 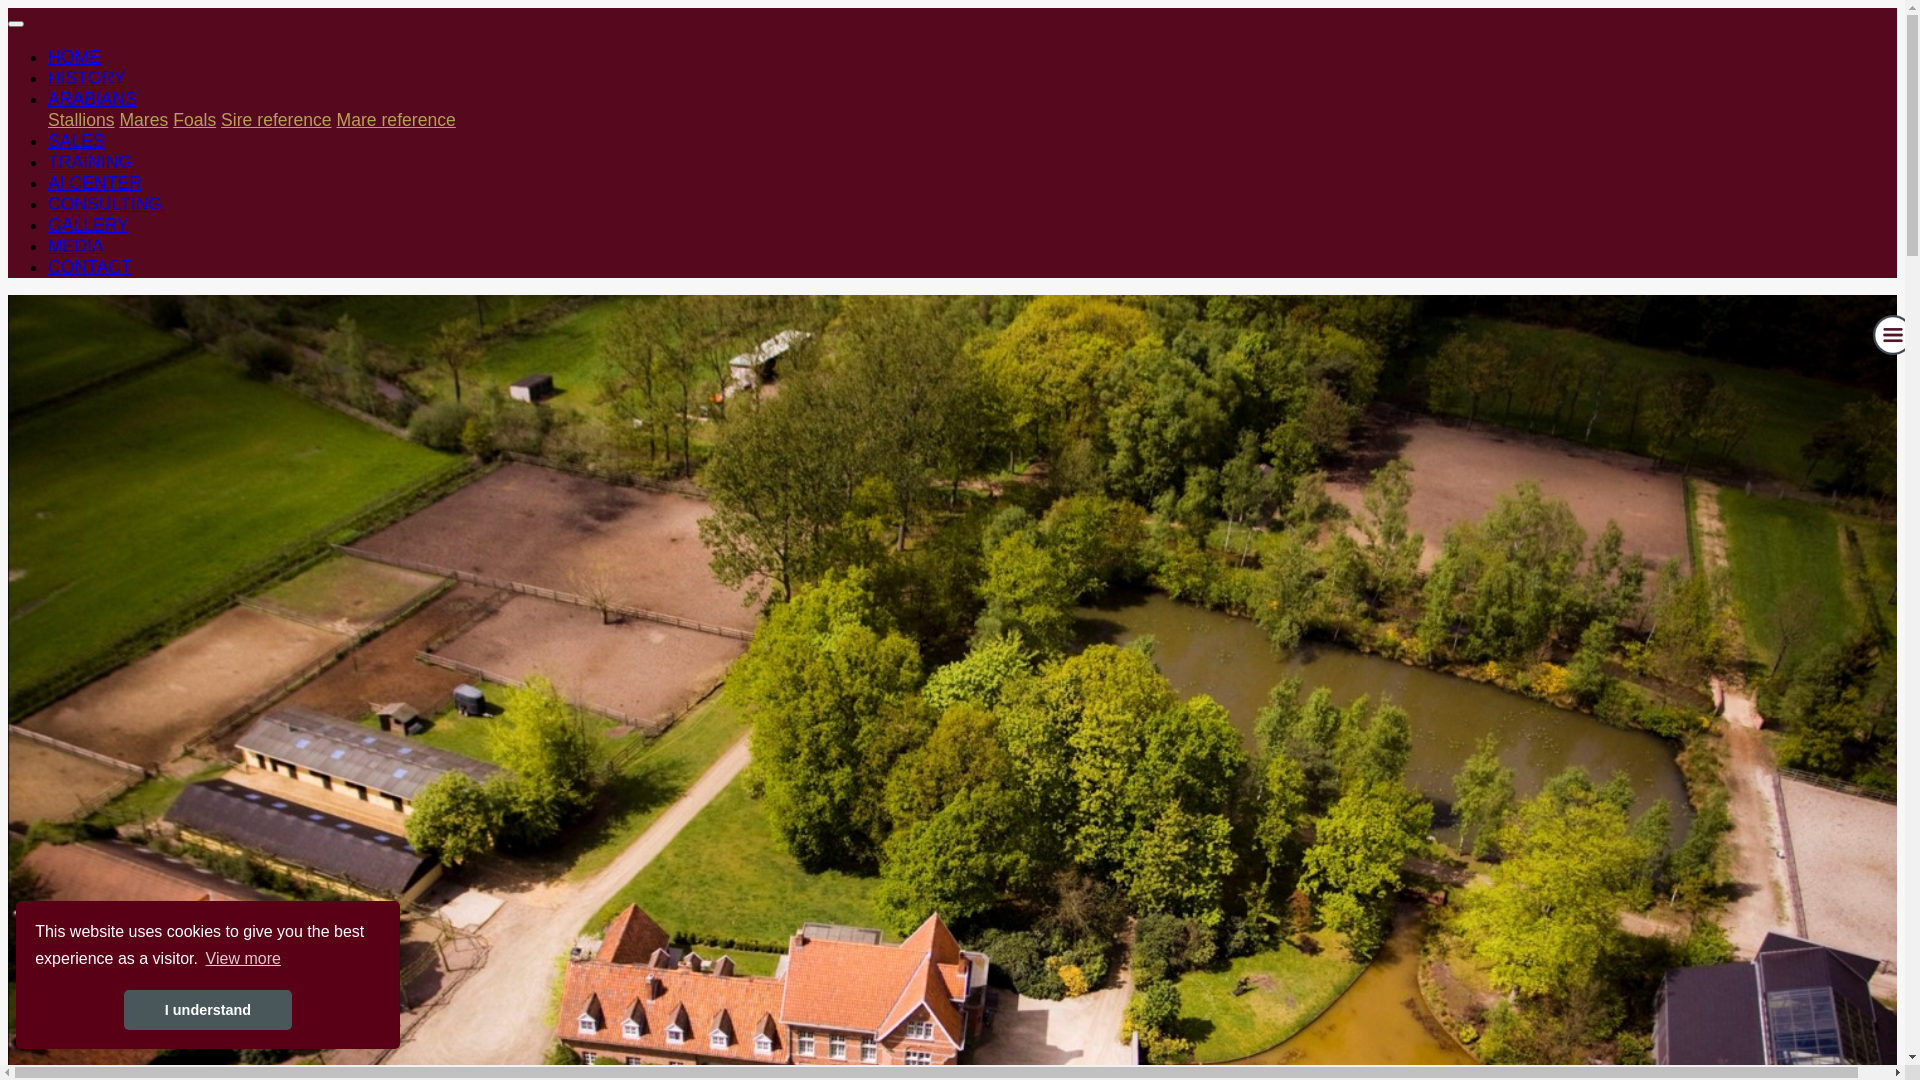 What do you see at coordinates (80, 119) in the screenshot?
I see `'Stallions'` at bounding box center [80, 119].